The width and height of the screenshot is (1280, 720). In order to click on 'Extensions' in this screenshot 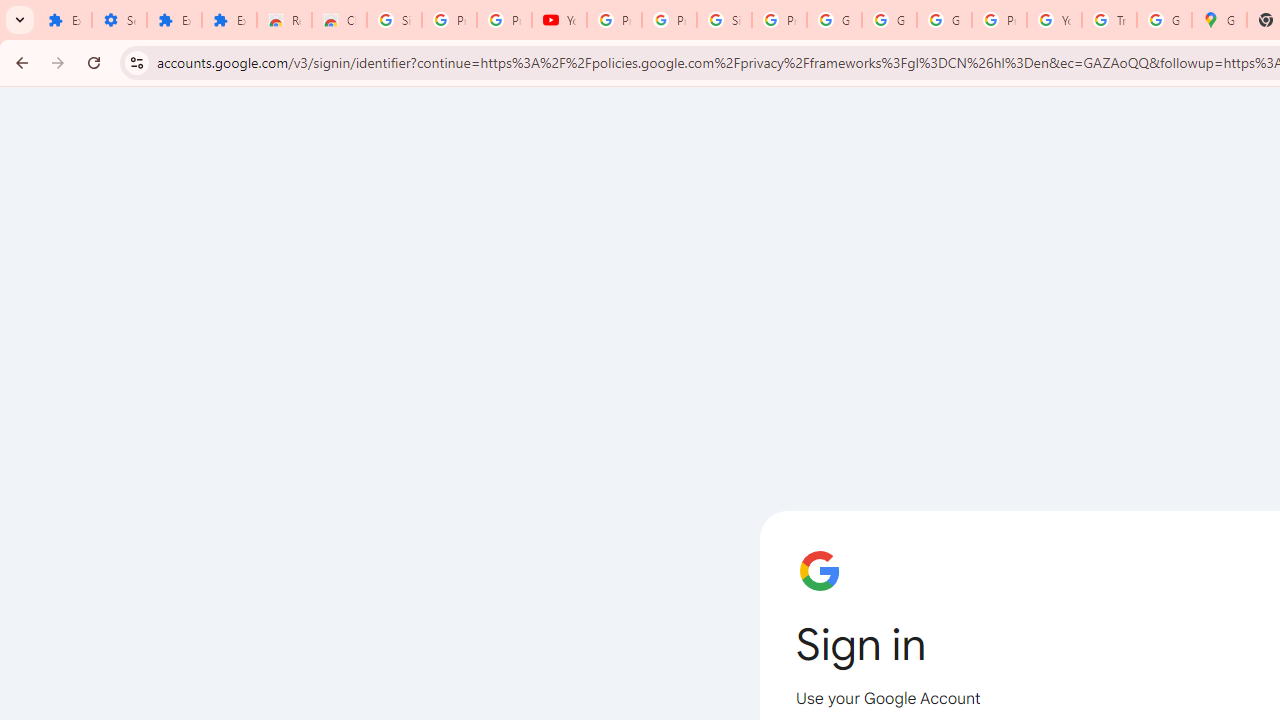, I will do `click(174, 20)`.